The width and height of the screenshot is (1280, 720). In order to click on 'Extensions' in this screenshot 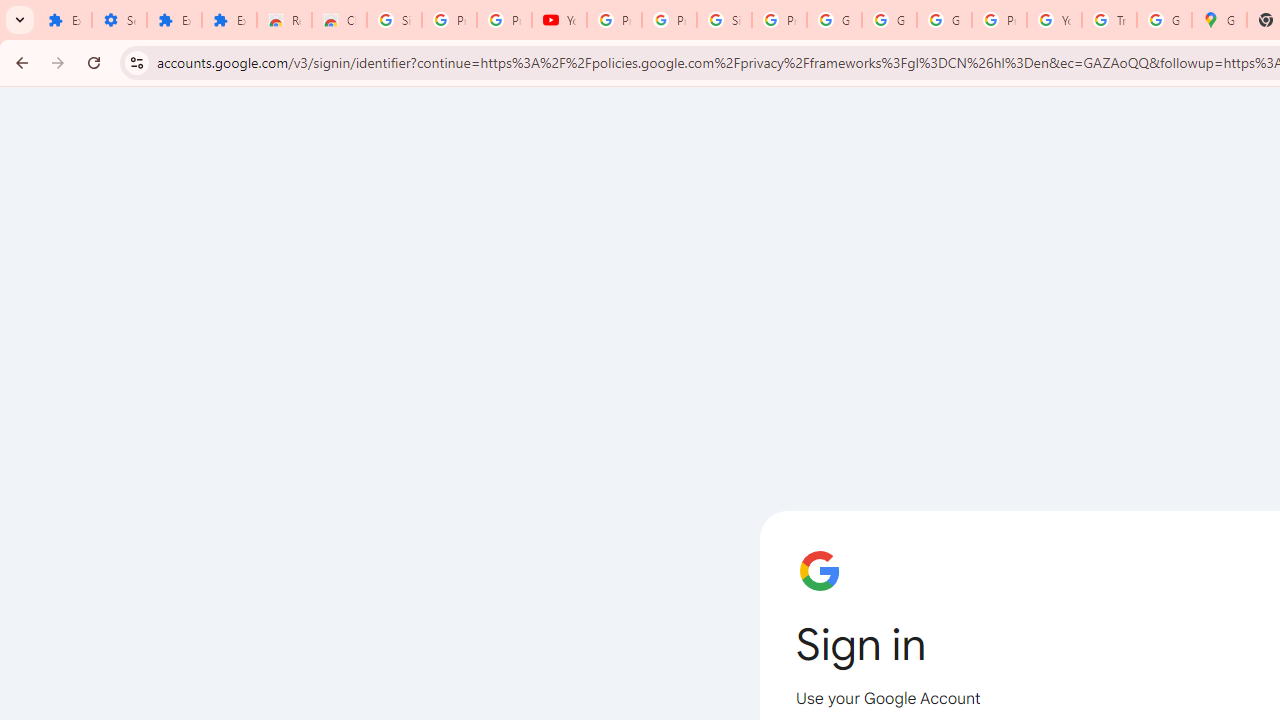, I will do `click(174, 20)`.